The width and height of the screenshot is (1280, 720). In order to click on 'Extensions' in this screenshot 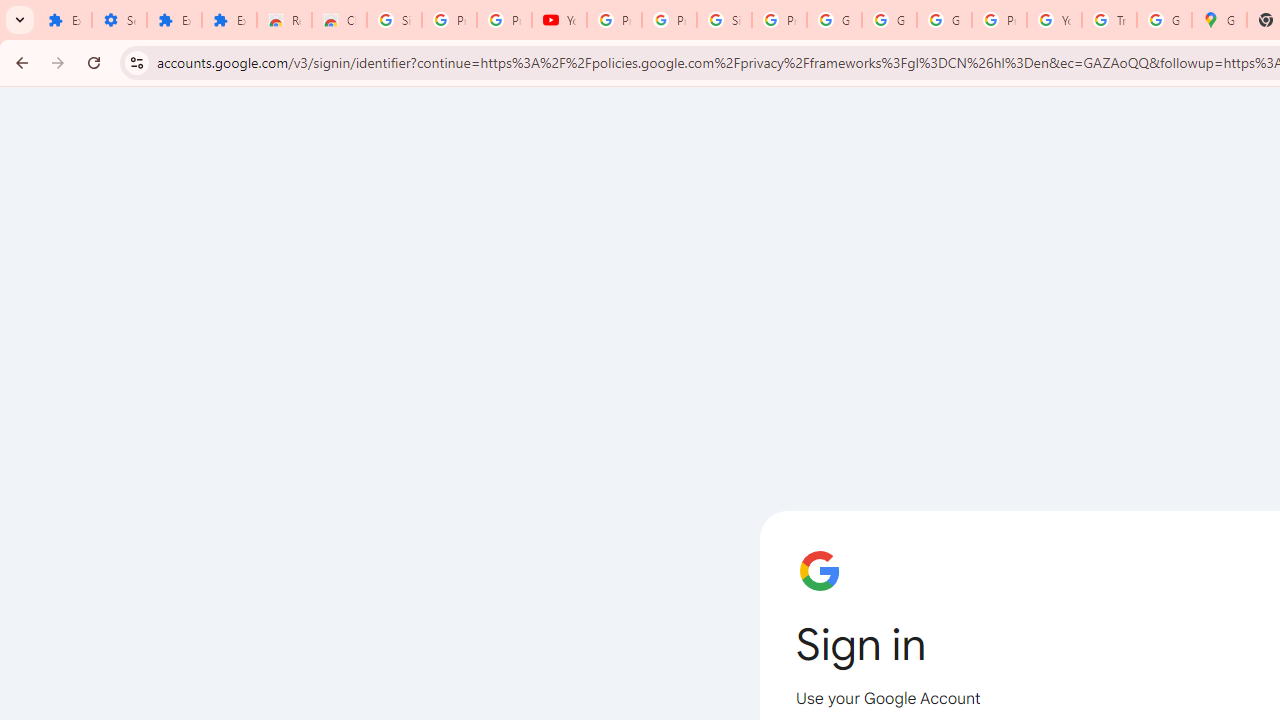, I will do `click(174, 20)`.